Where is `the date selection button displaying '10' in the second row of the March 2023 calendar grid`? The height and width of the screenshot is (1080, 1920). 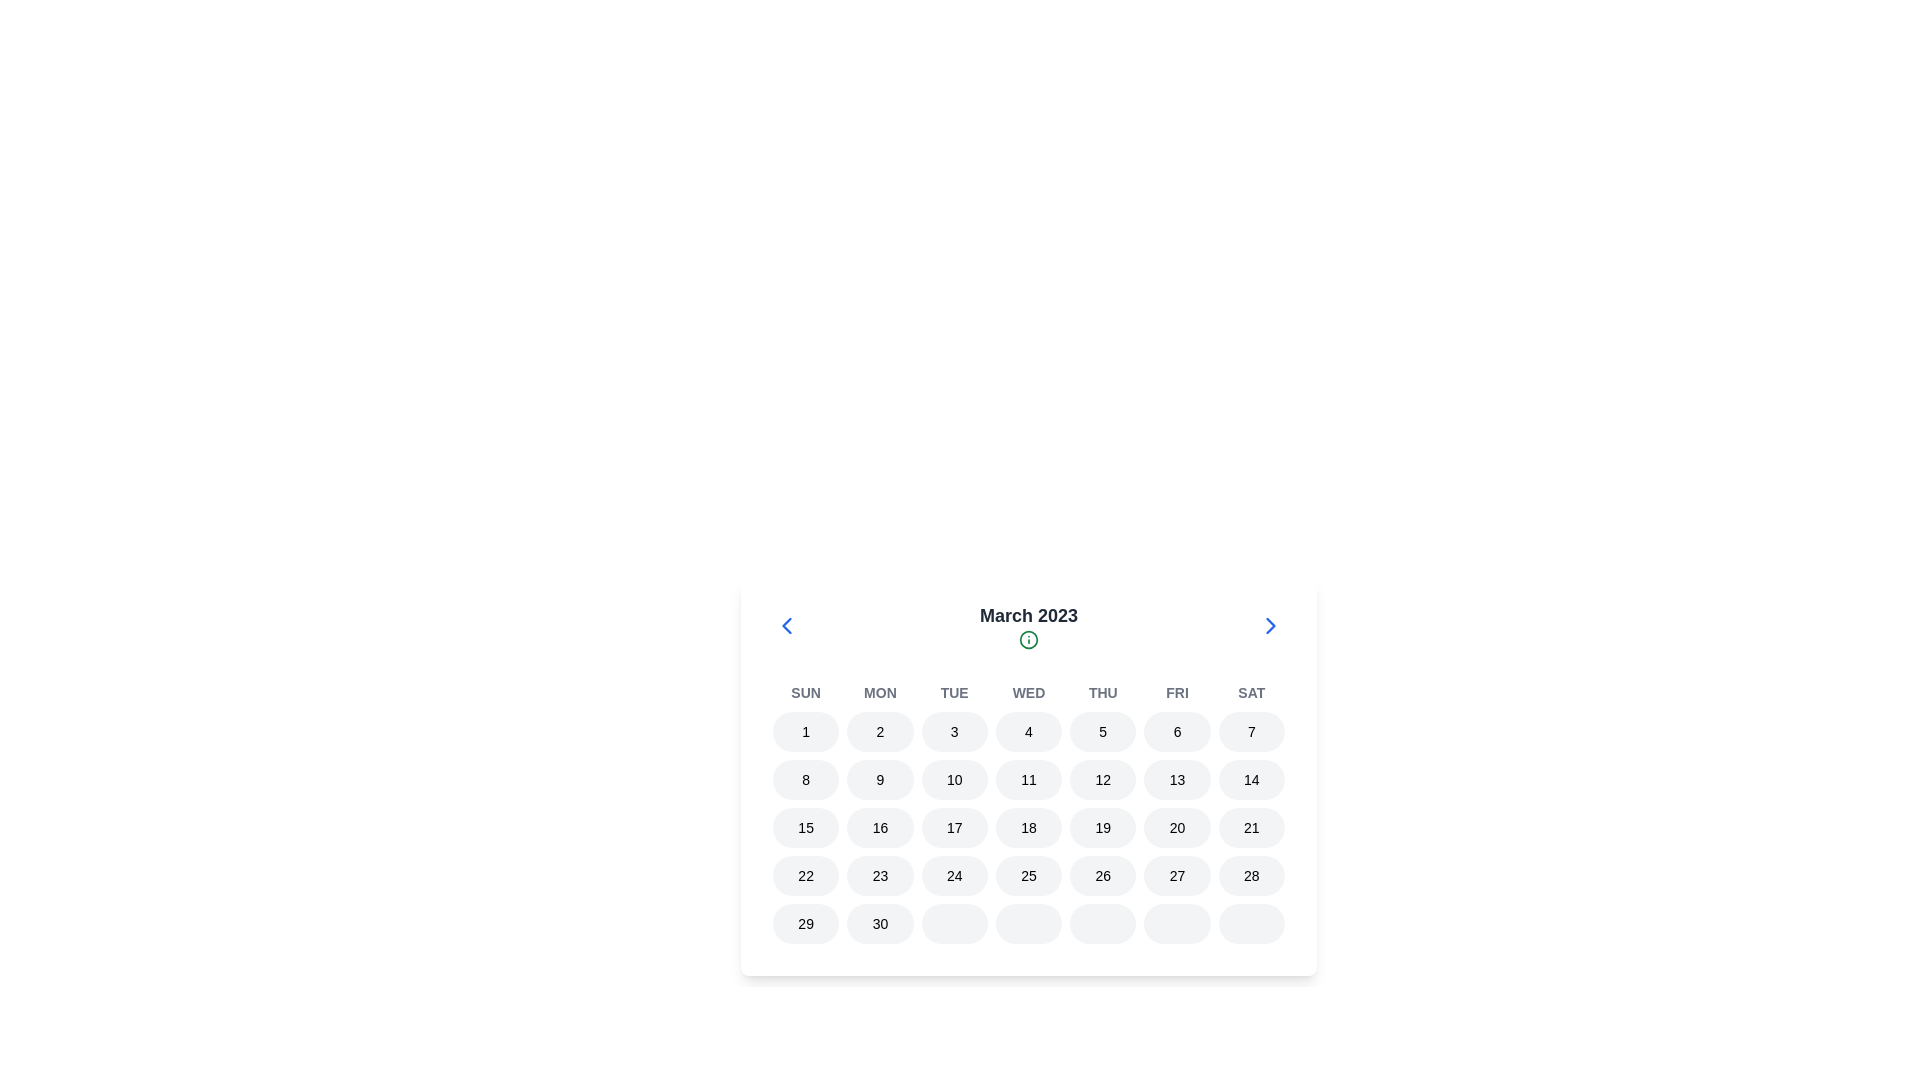 the date selection button displaying '10' in the second row of the March 2023 calendar grid is located at coordinates (953, 778).